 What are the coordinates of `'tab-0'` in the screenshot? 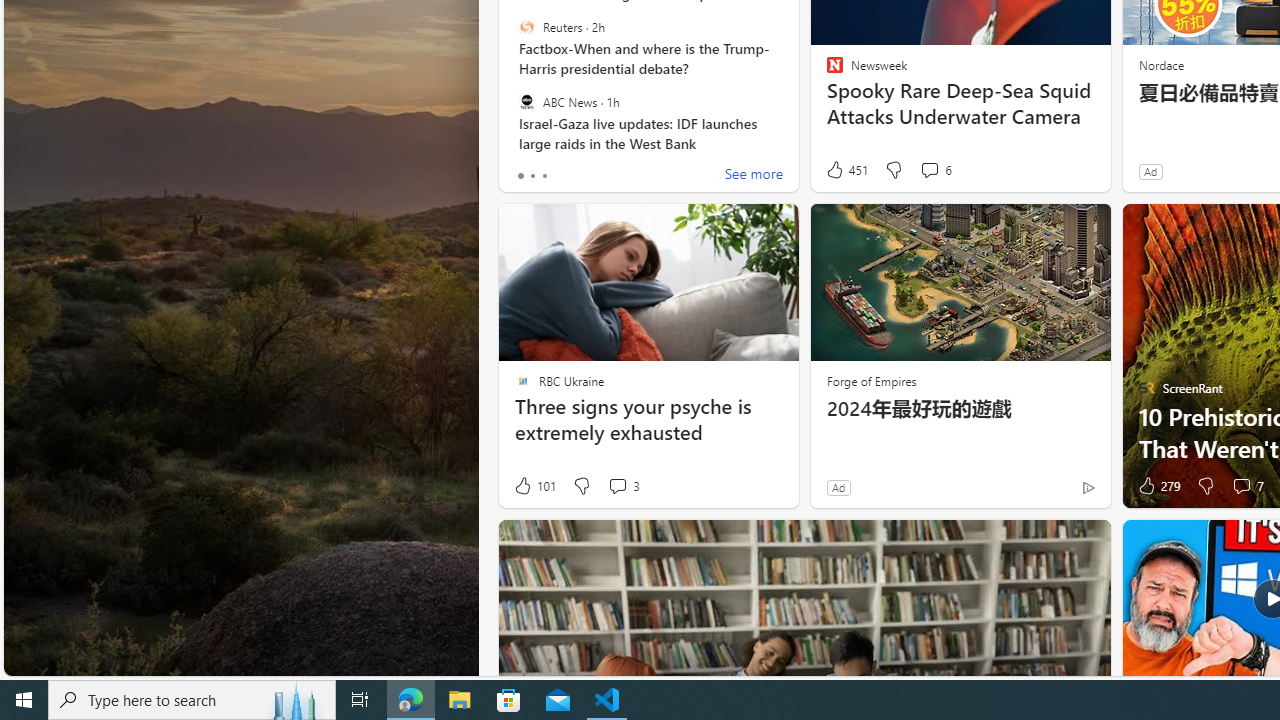 It's located at (520, 175).